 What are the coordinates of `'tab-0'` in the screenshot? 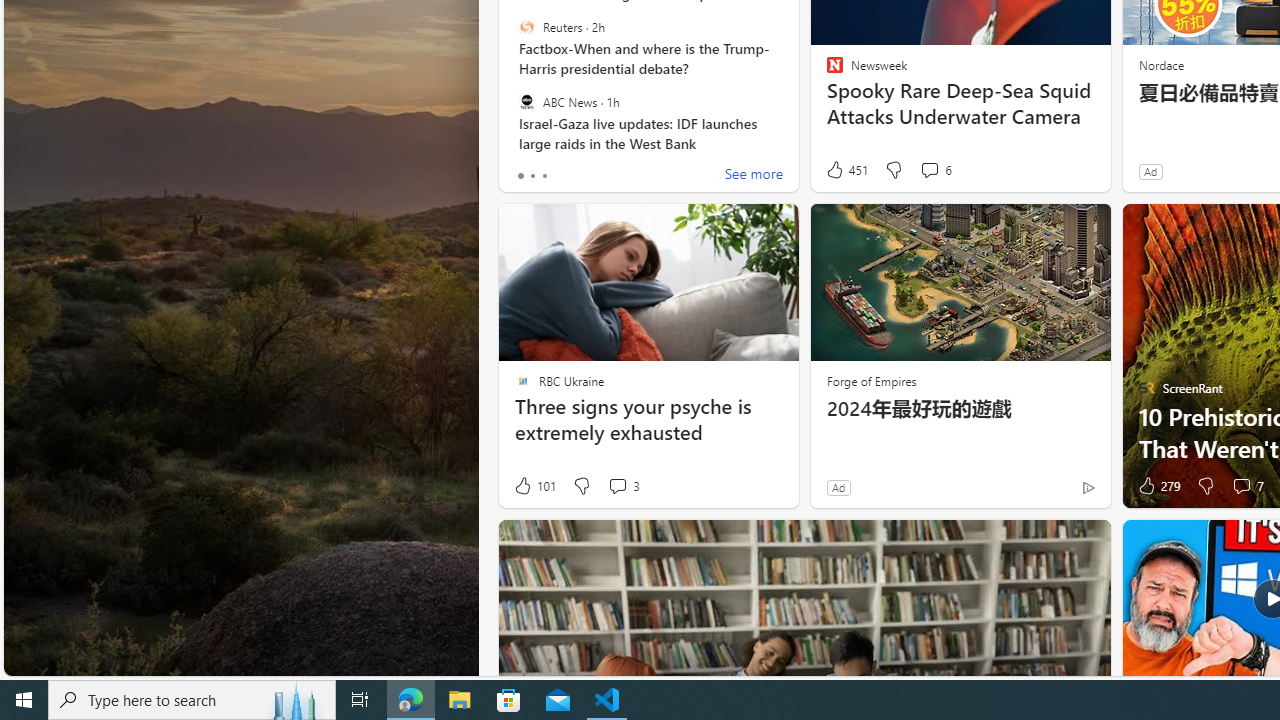 It's located at (520, 175).